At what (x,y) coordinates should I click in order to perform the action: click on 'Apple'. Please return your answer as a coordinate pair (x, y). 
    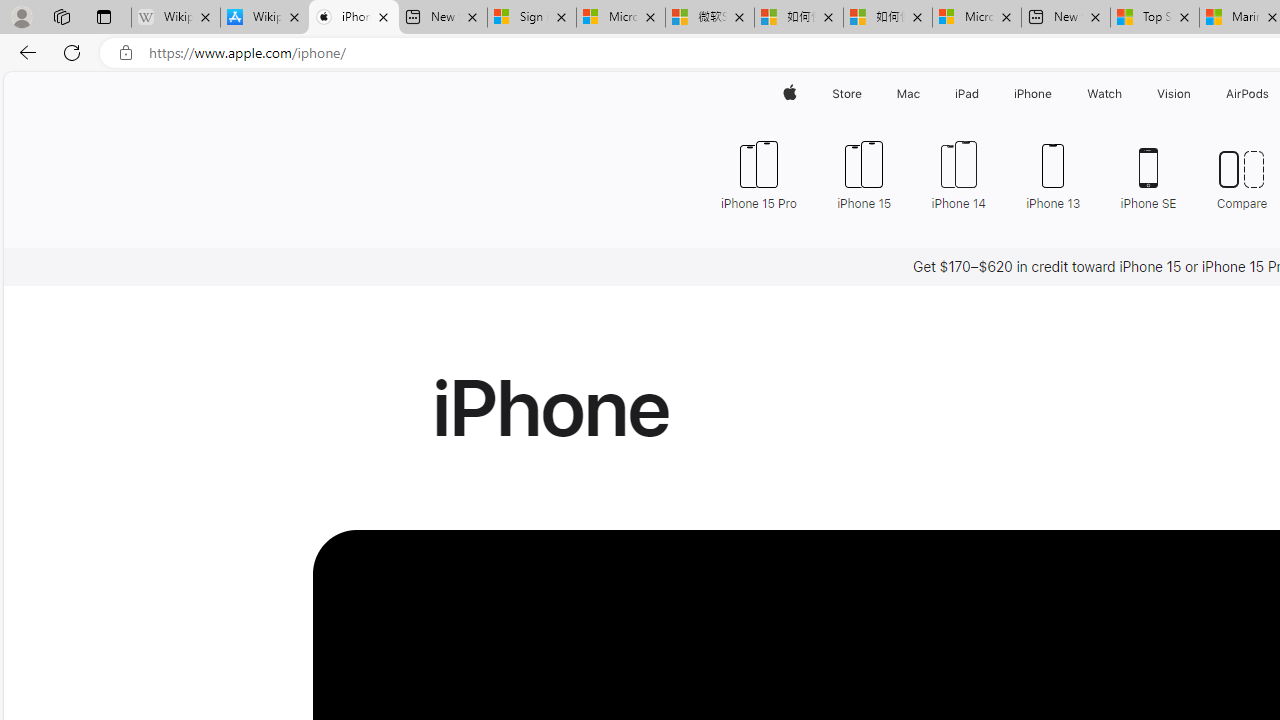
    Looking at the image, I should click on (788, 93).